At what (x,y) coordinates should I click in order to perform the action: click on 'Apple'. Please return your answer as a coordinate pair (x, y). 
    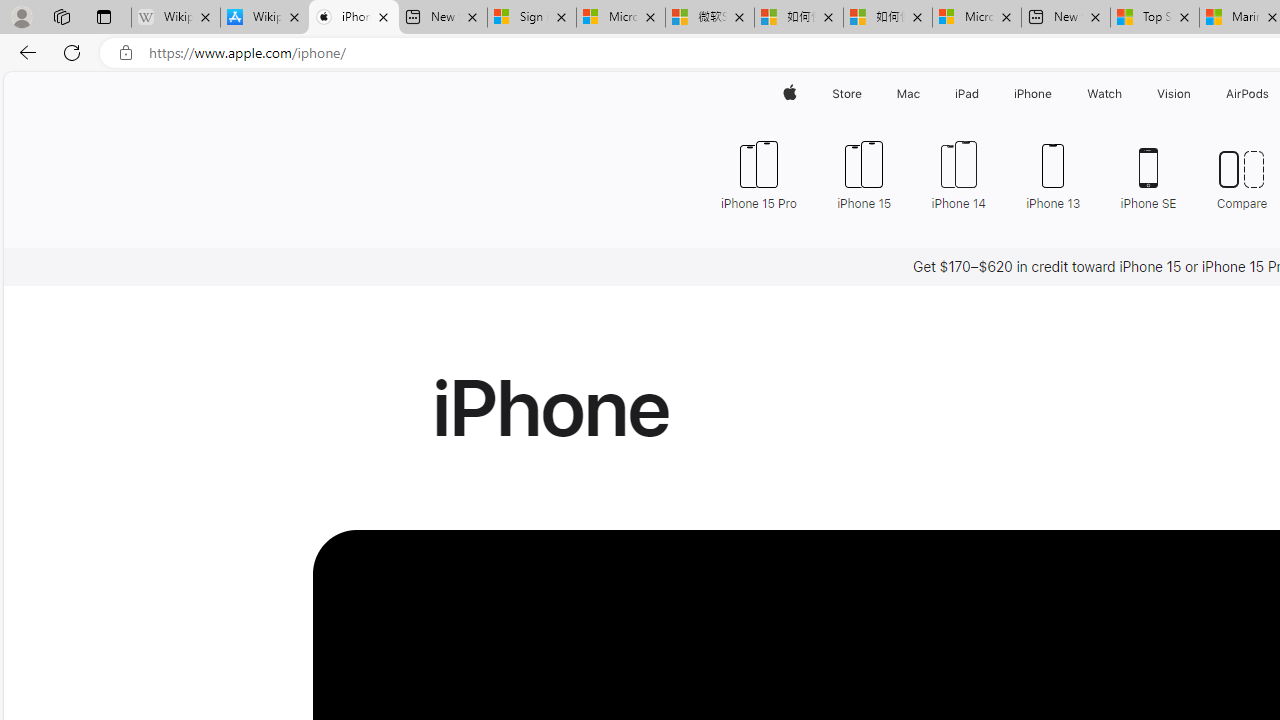
    Looking at the image, I should click on (788, 93).